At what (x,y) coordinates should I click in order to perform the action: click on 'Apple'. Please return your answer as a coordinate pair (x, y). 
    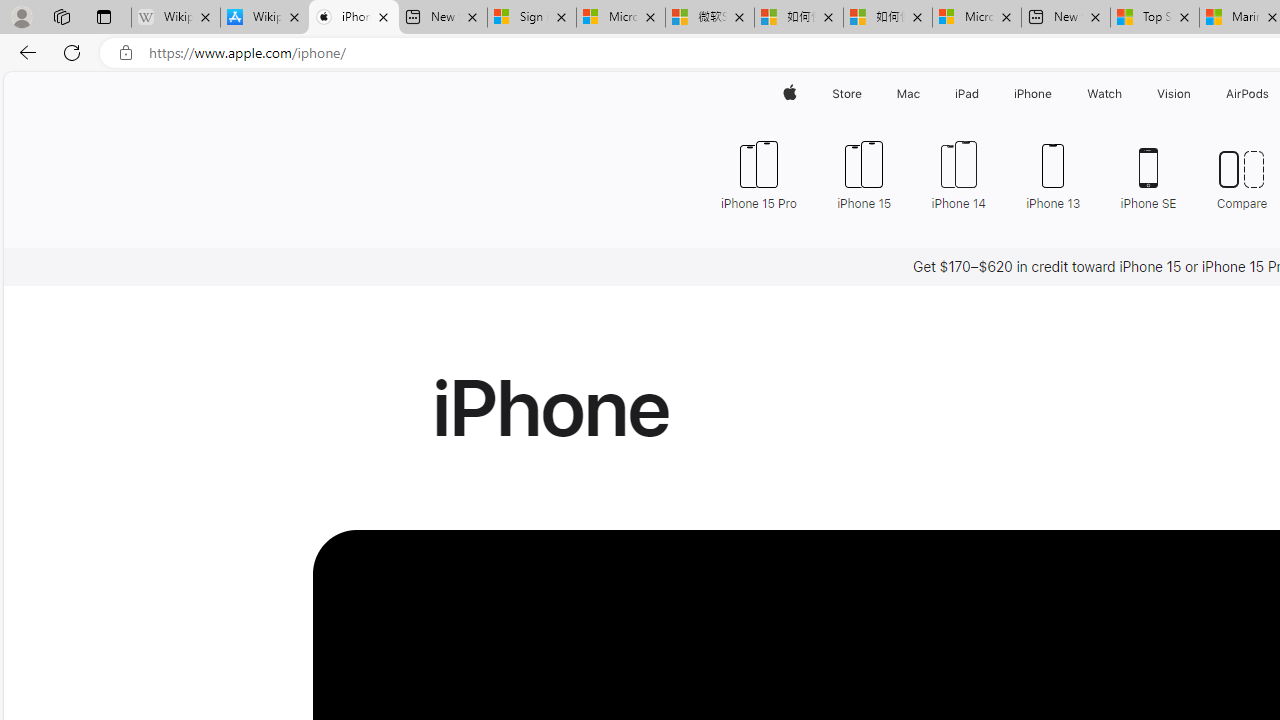
    Looking at the image, I should click on (788, 93).